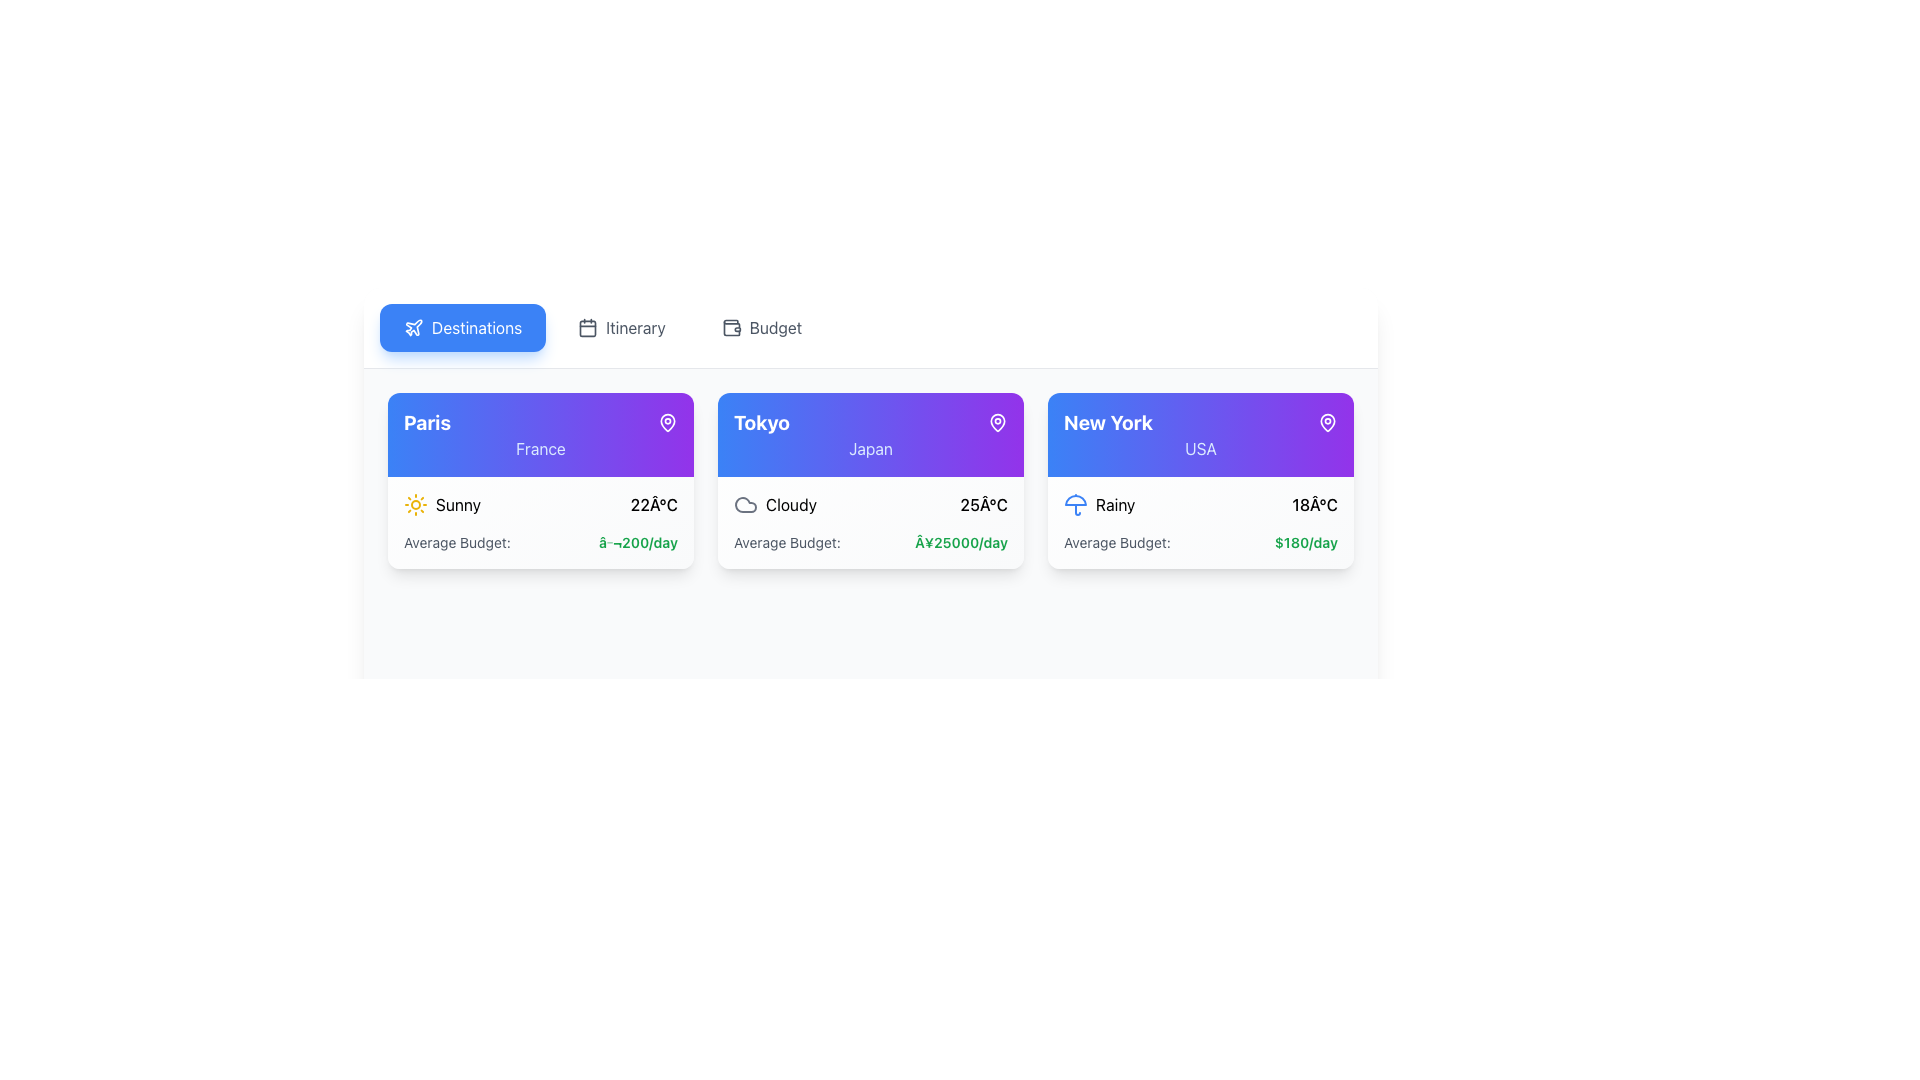 The height and width of the screenshot is (1080, 1920). Describe the element at coordinates (998, 422) in the screenshot. I see `the map pin icon located at the top-right corner of the purple card labeled 'Tokyo', which has a white outline and is beside the text 'Japan'` at that location.